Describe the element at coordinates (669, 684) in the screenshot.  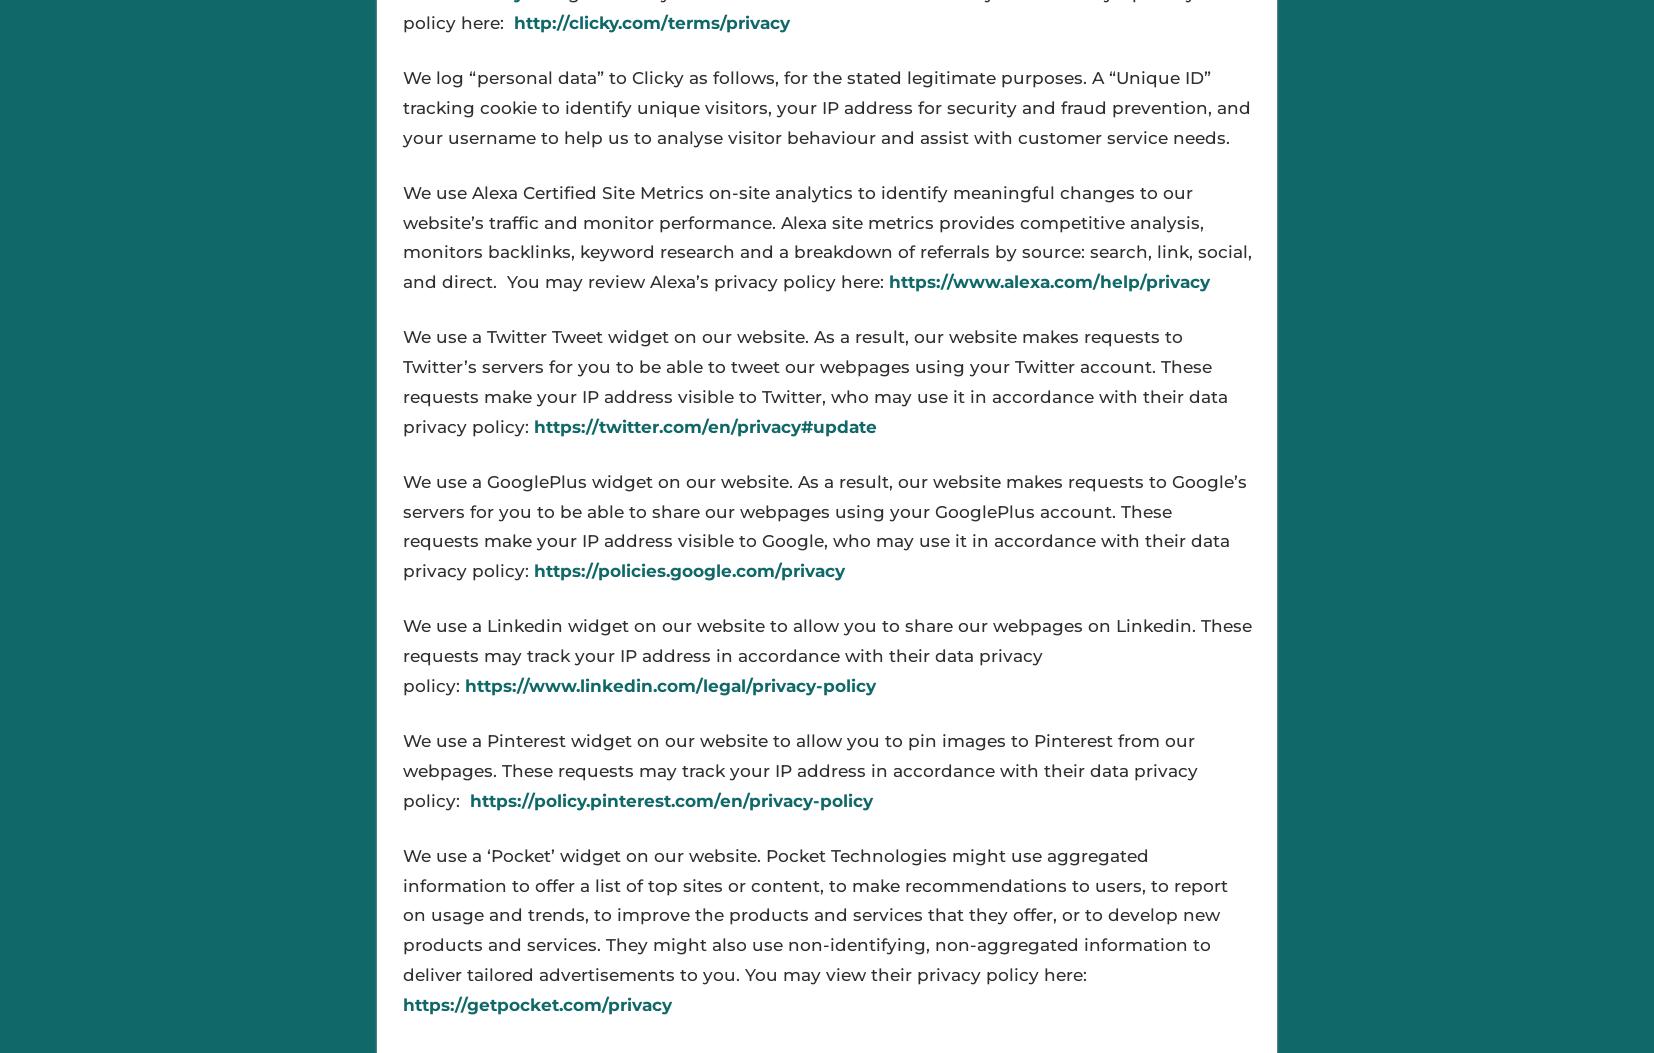
I see `'https://www.linkedin.com/legal/privacy-policy'` at that location.